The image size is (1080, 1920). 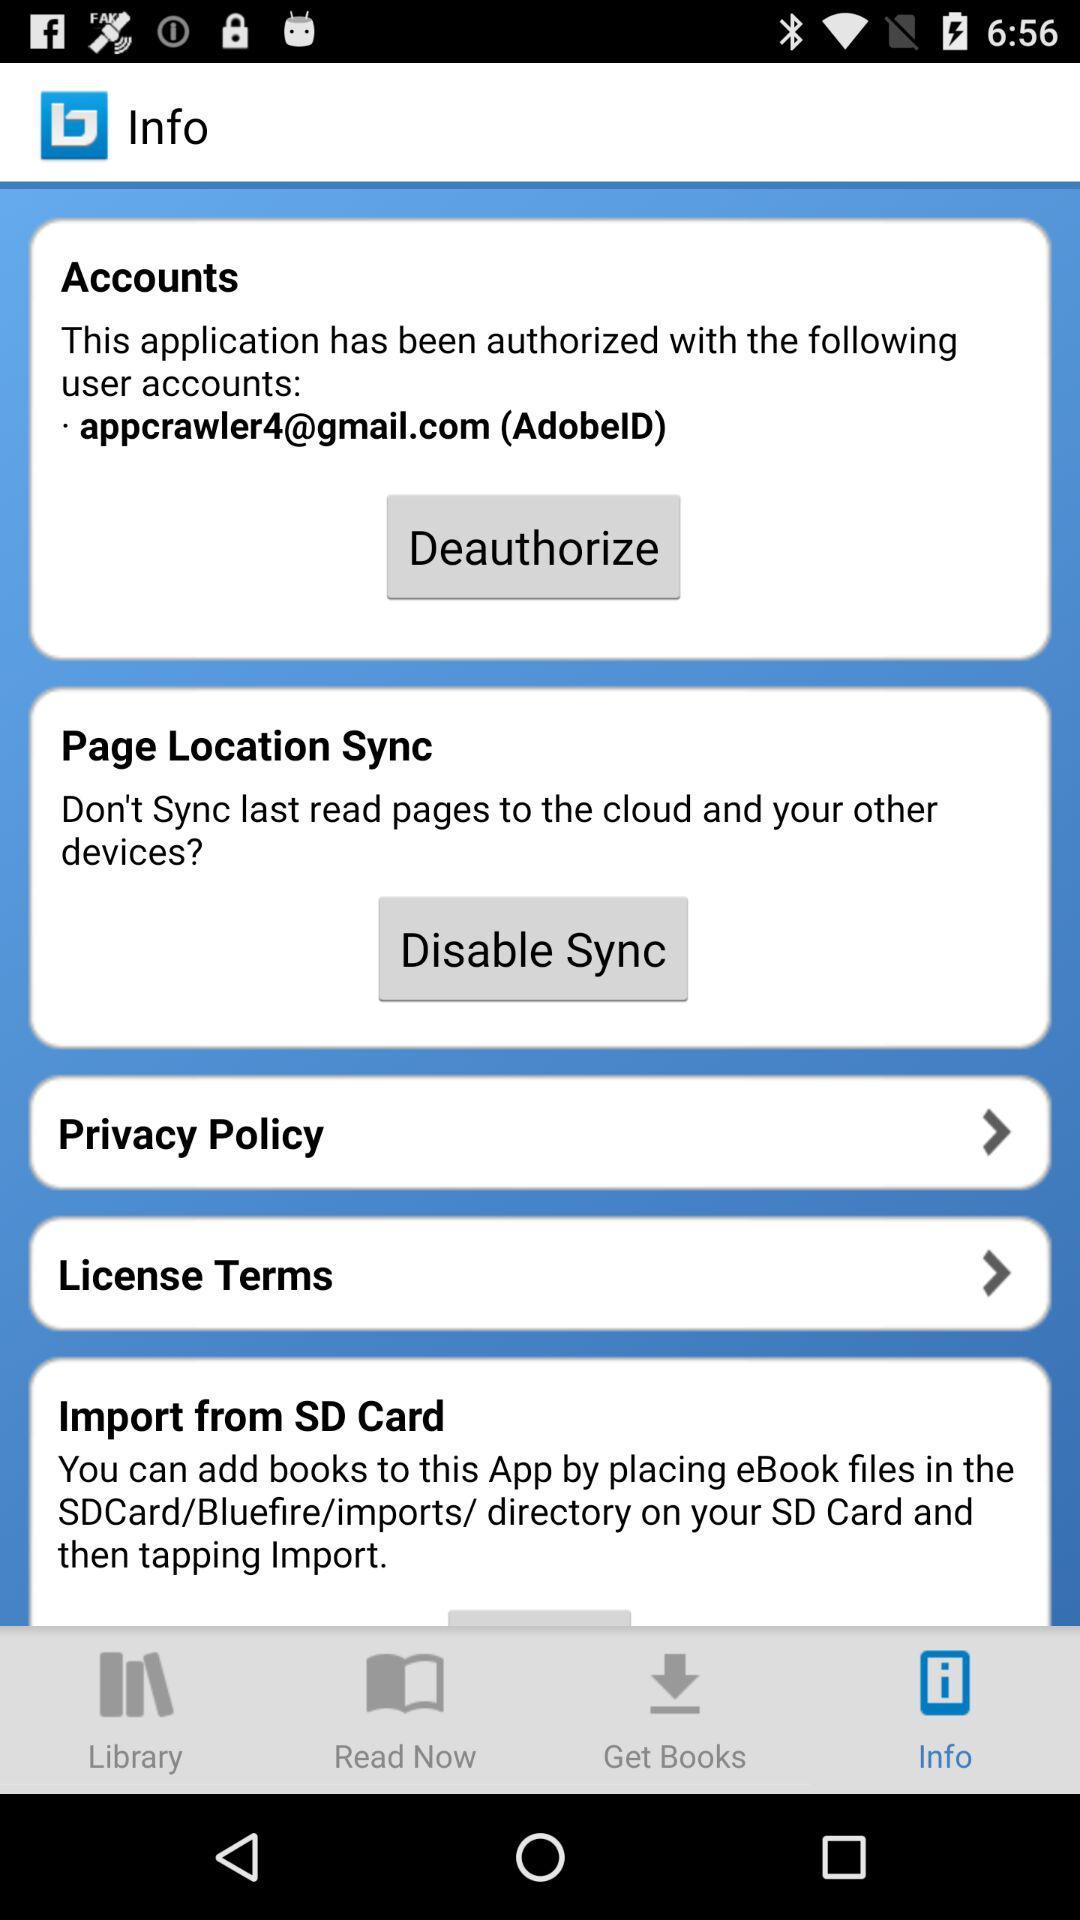 I want to click on icon below import, so click(x=405, y=1708).